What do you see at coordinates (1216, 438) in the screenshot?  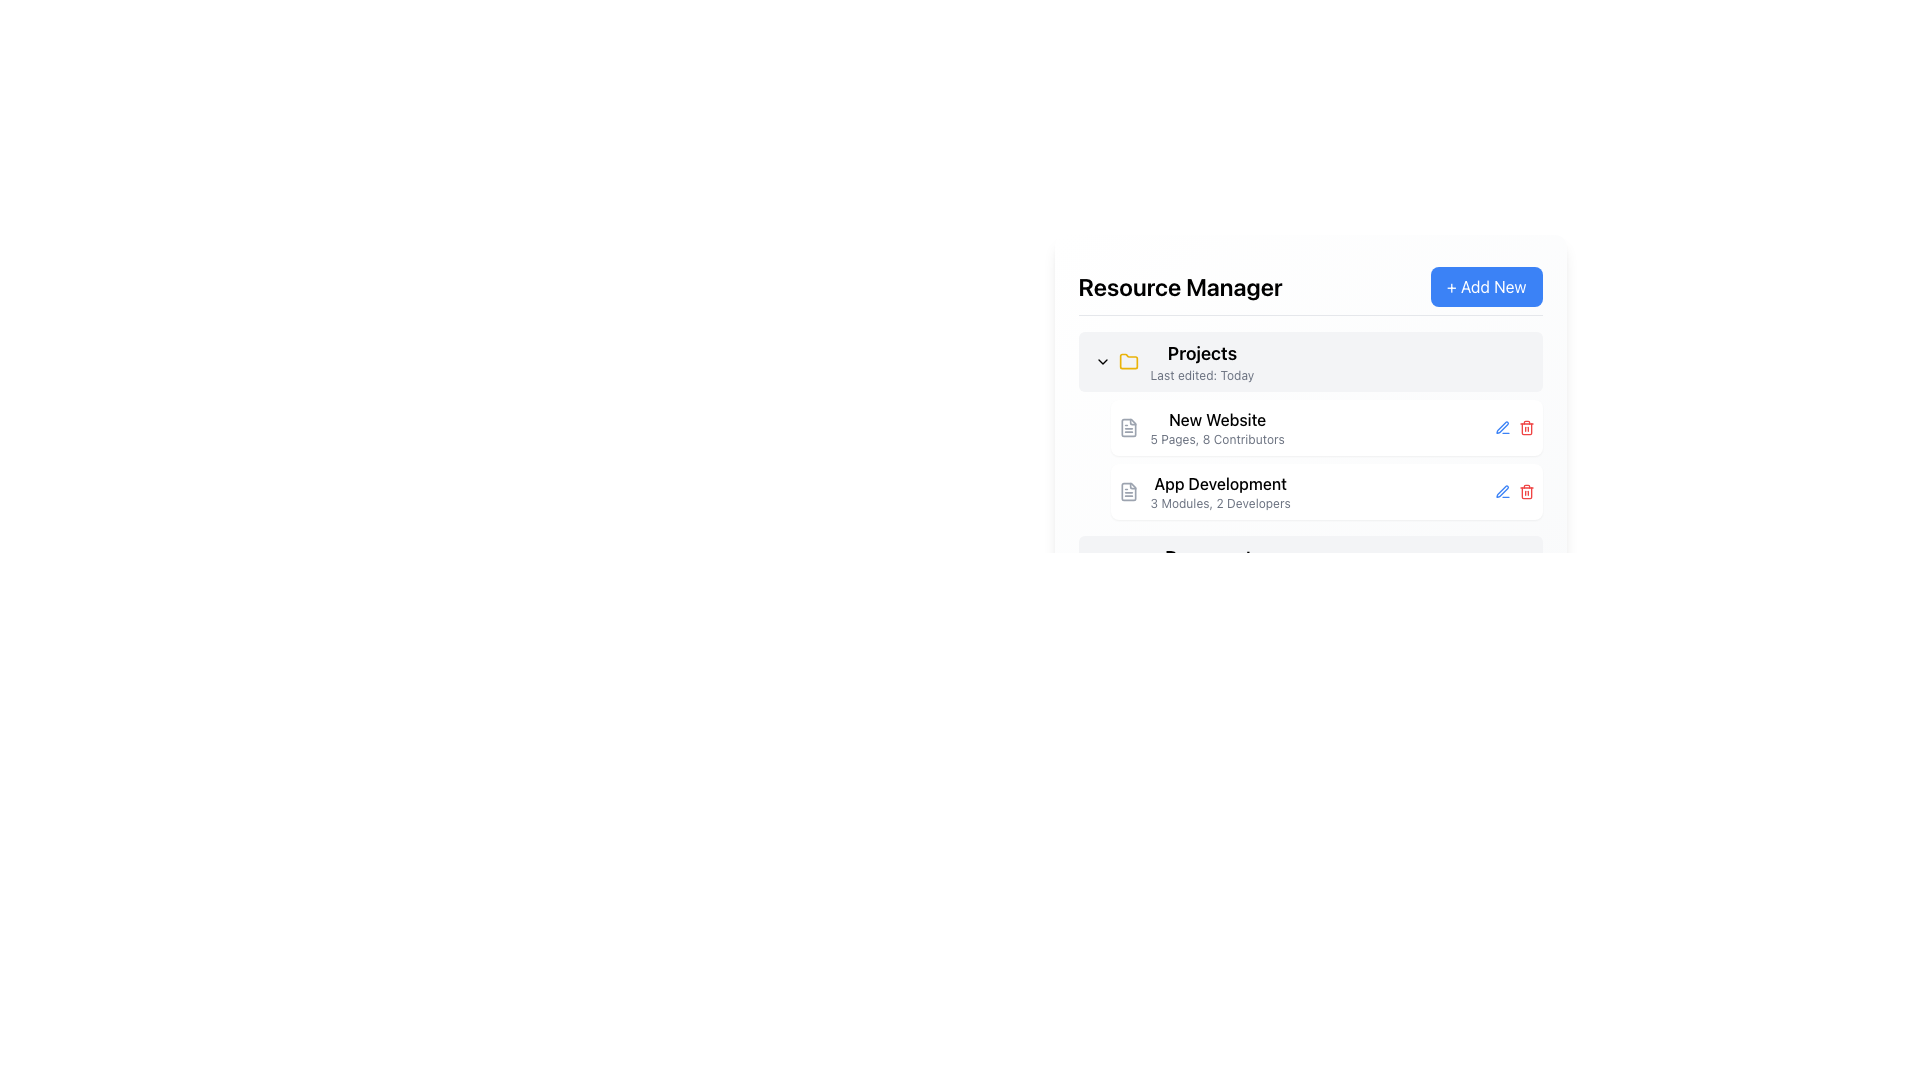 I see `the text element that provides meta-information about the 'New Website' project, located below the 'New Website' text in the 'Projects' section of the 'Resource Manager'` at bounding box center [1216, 438].